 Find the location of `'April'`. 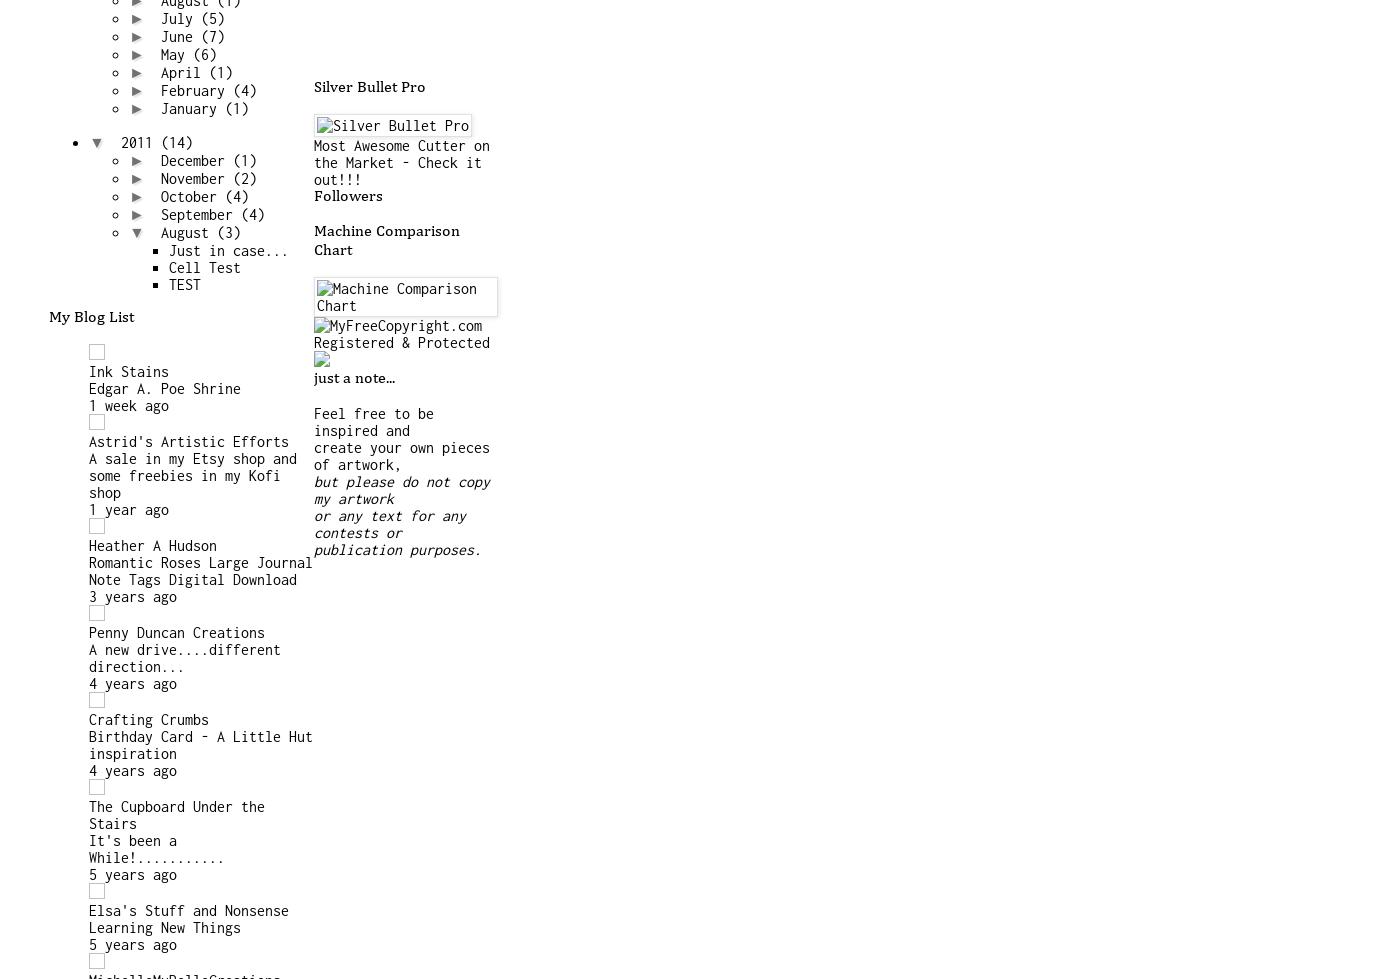

'April' is located at coordinates (160, 72).